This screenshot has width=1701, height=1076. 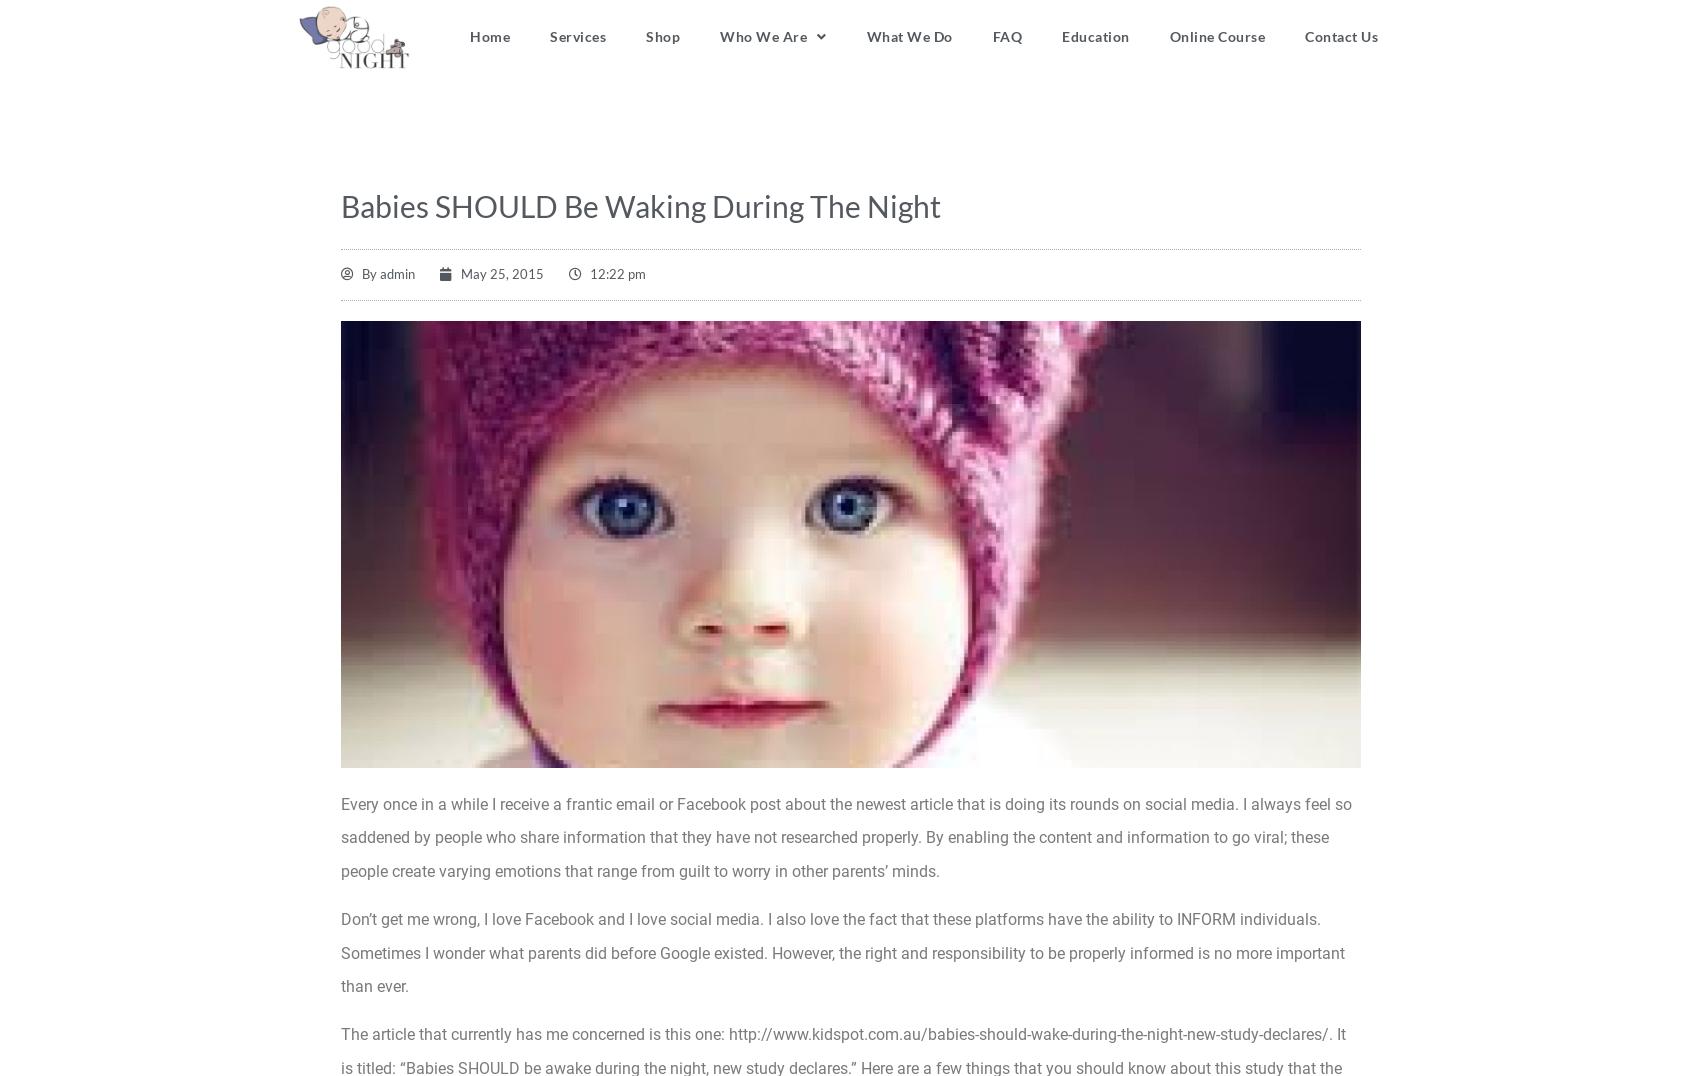 I want to click on 'Babies SHOULD Be Waking During The Night', so click(x=340, y=204).